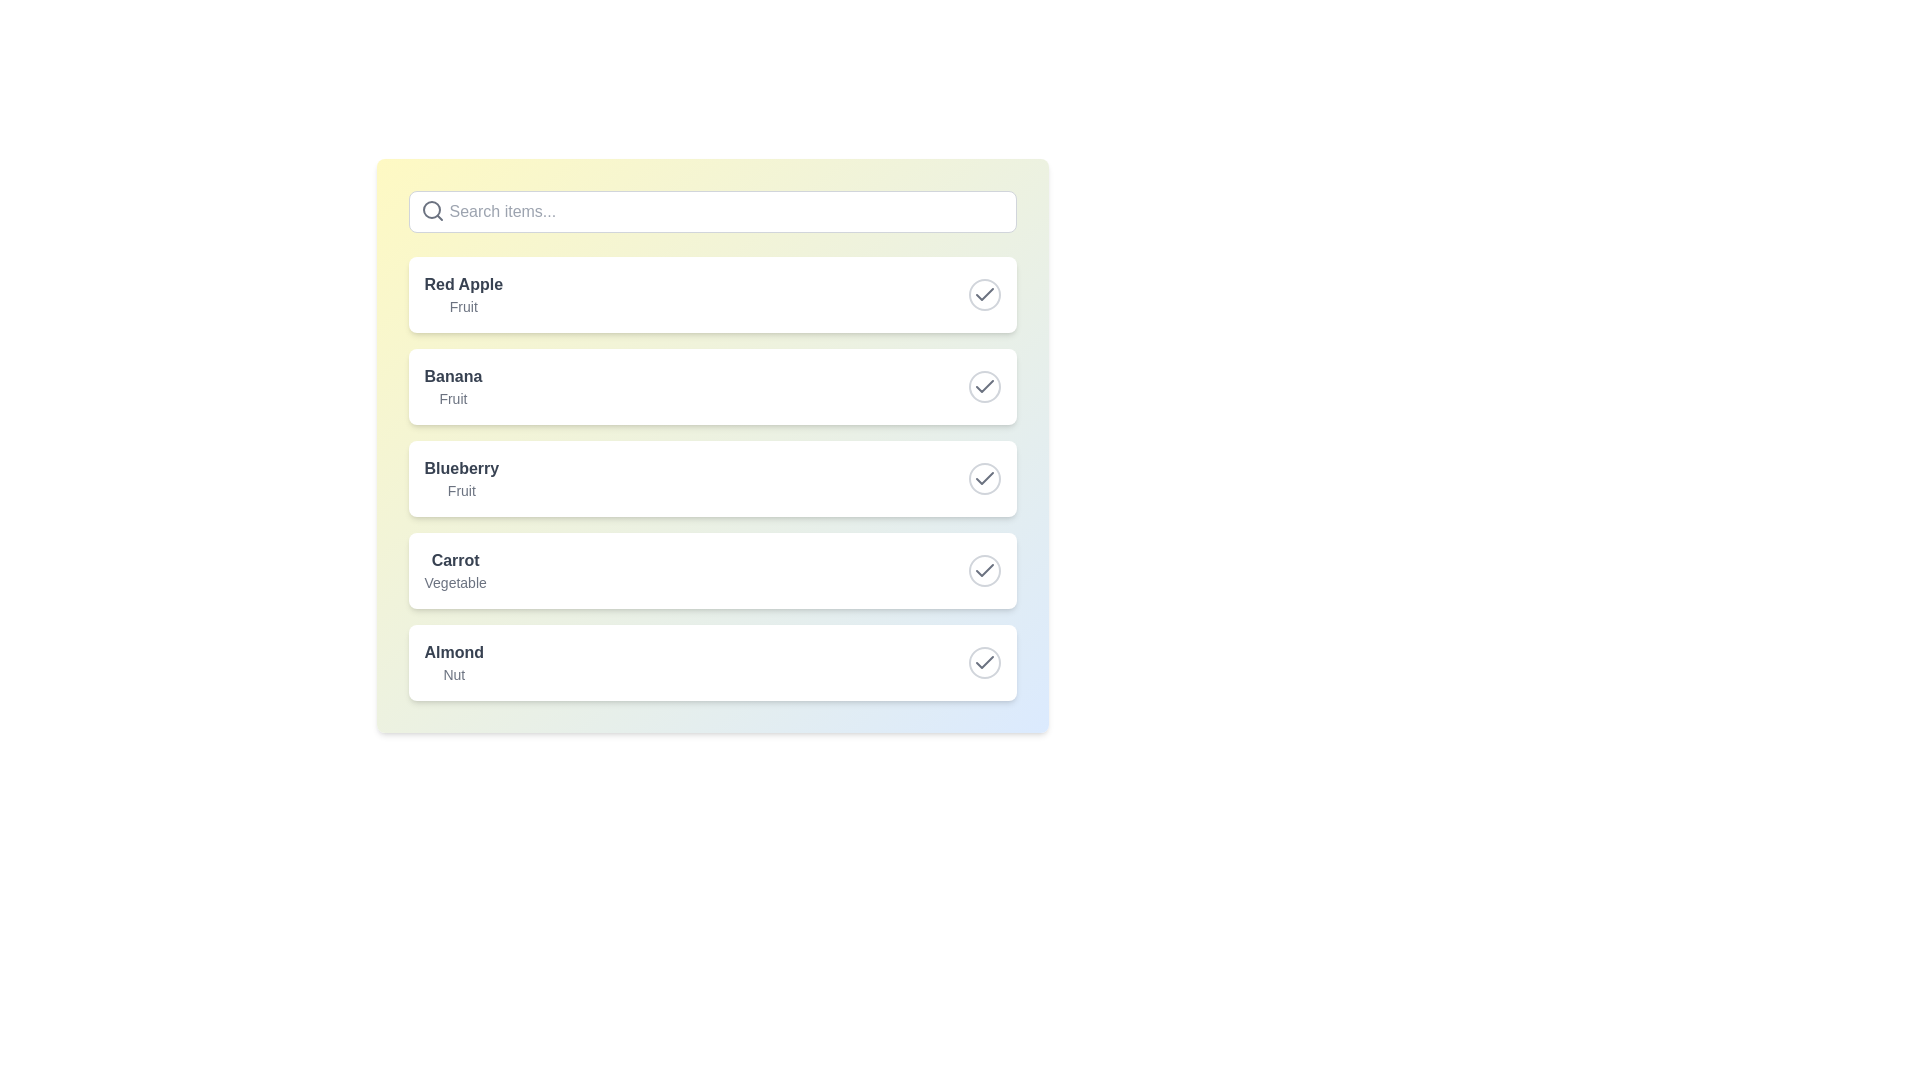 This screenshot has width=1920, height=1080. Describe the element at coordinates (984, 478) in the screenshot. I see `the Checkbox-like indicator for the list item 'Blueberry - Fruit' to provide visual feedback` at that location.